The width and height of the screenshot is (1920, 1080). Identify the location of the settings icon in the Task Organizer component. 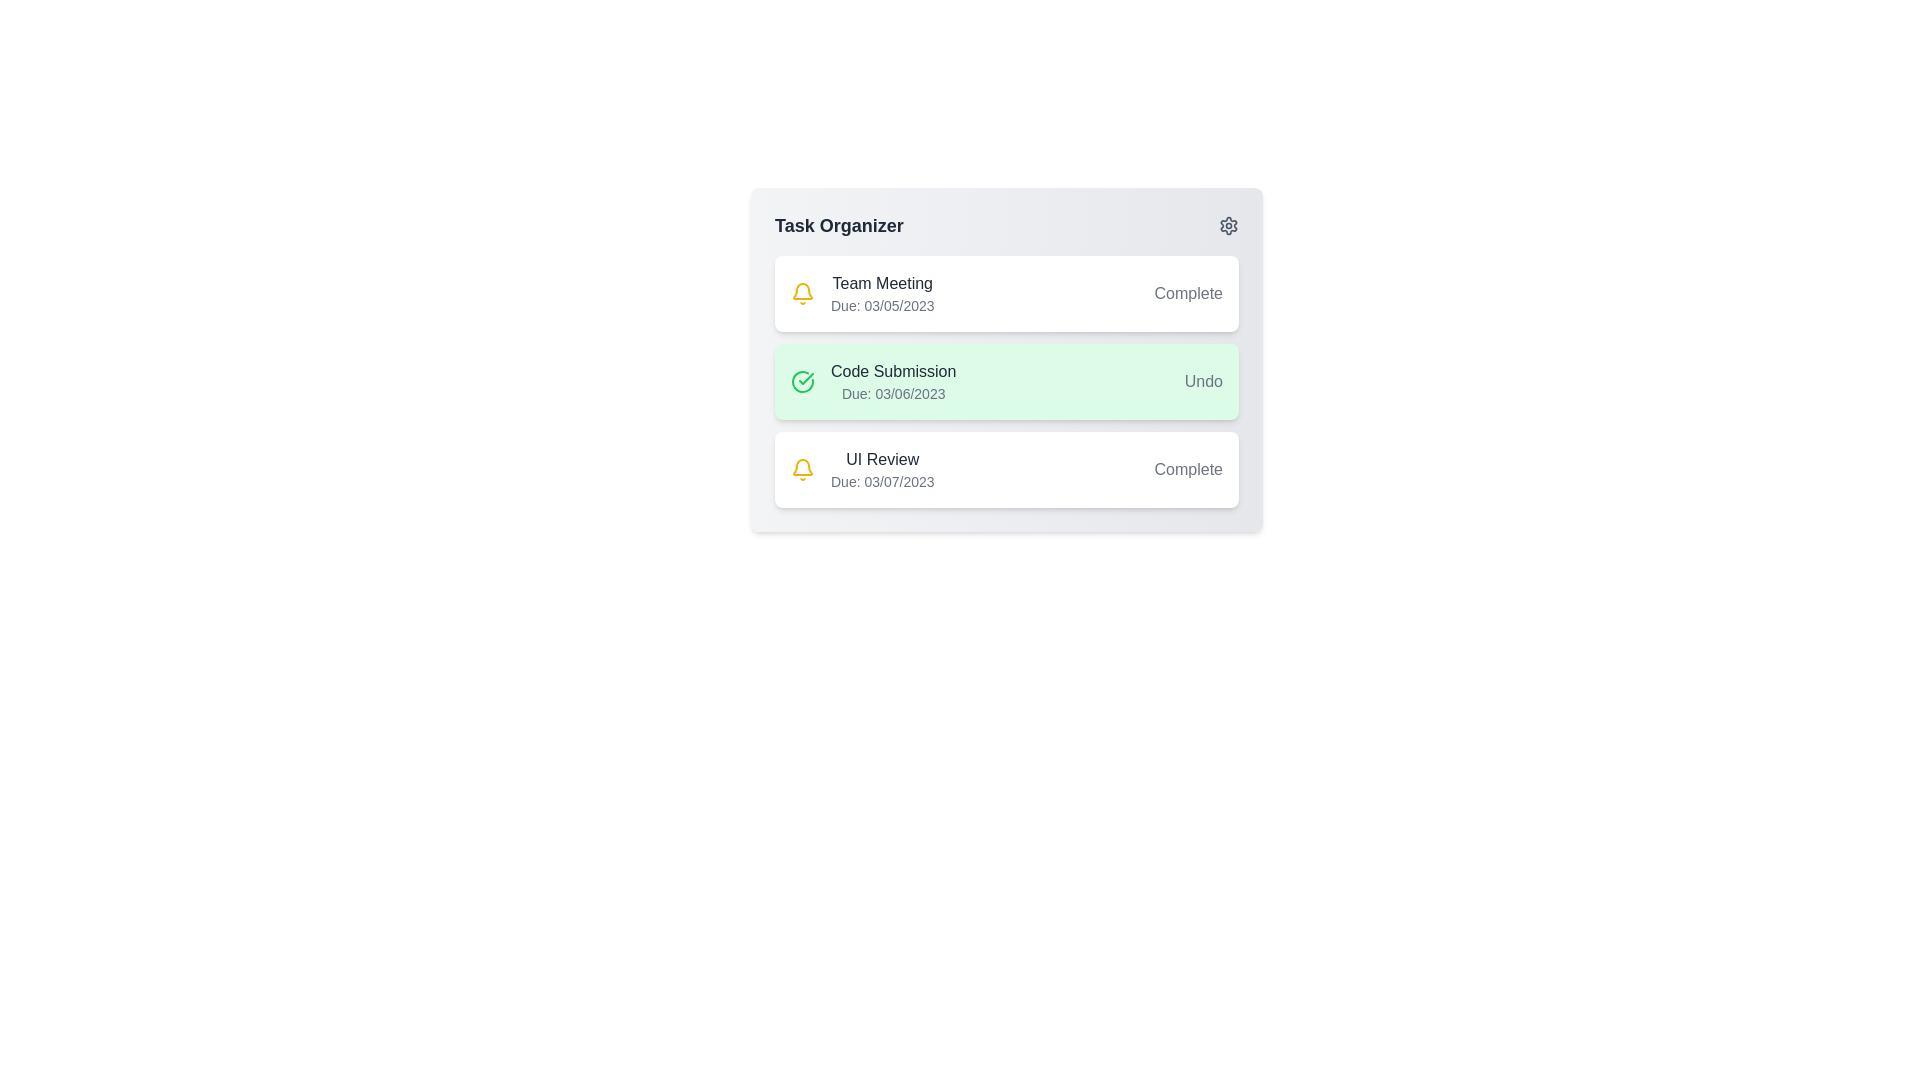
(1227, 225).